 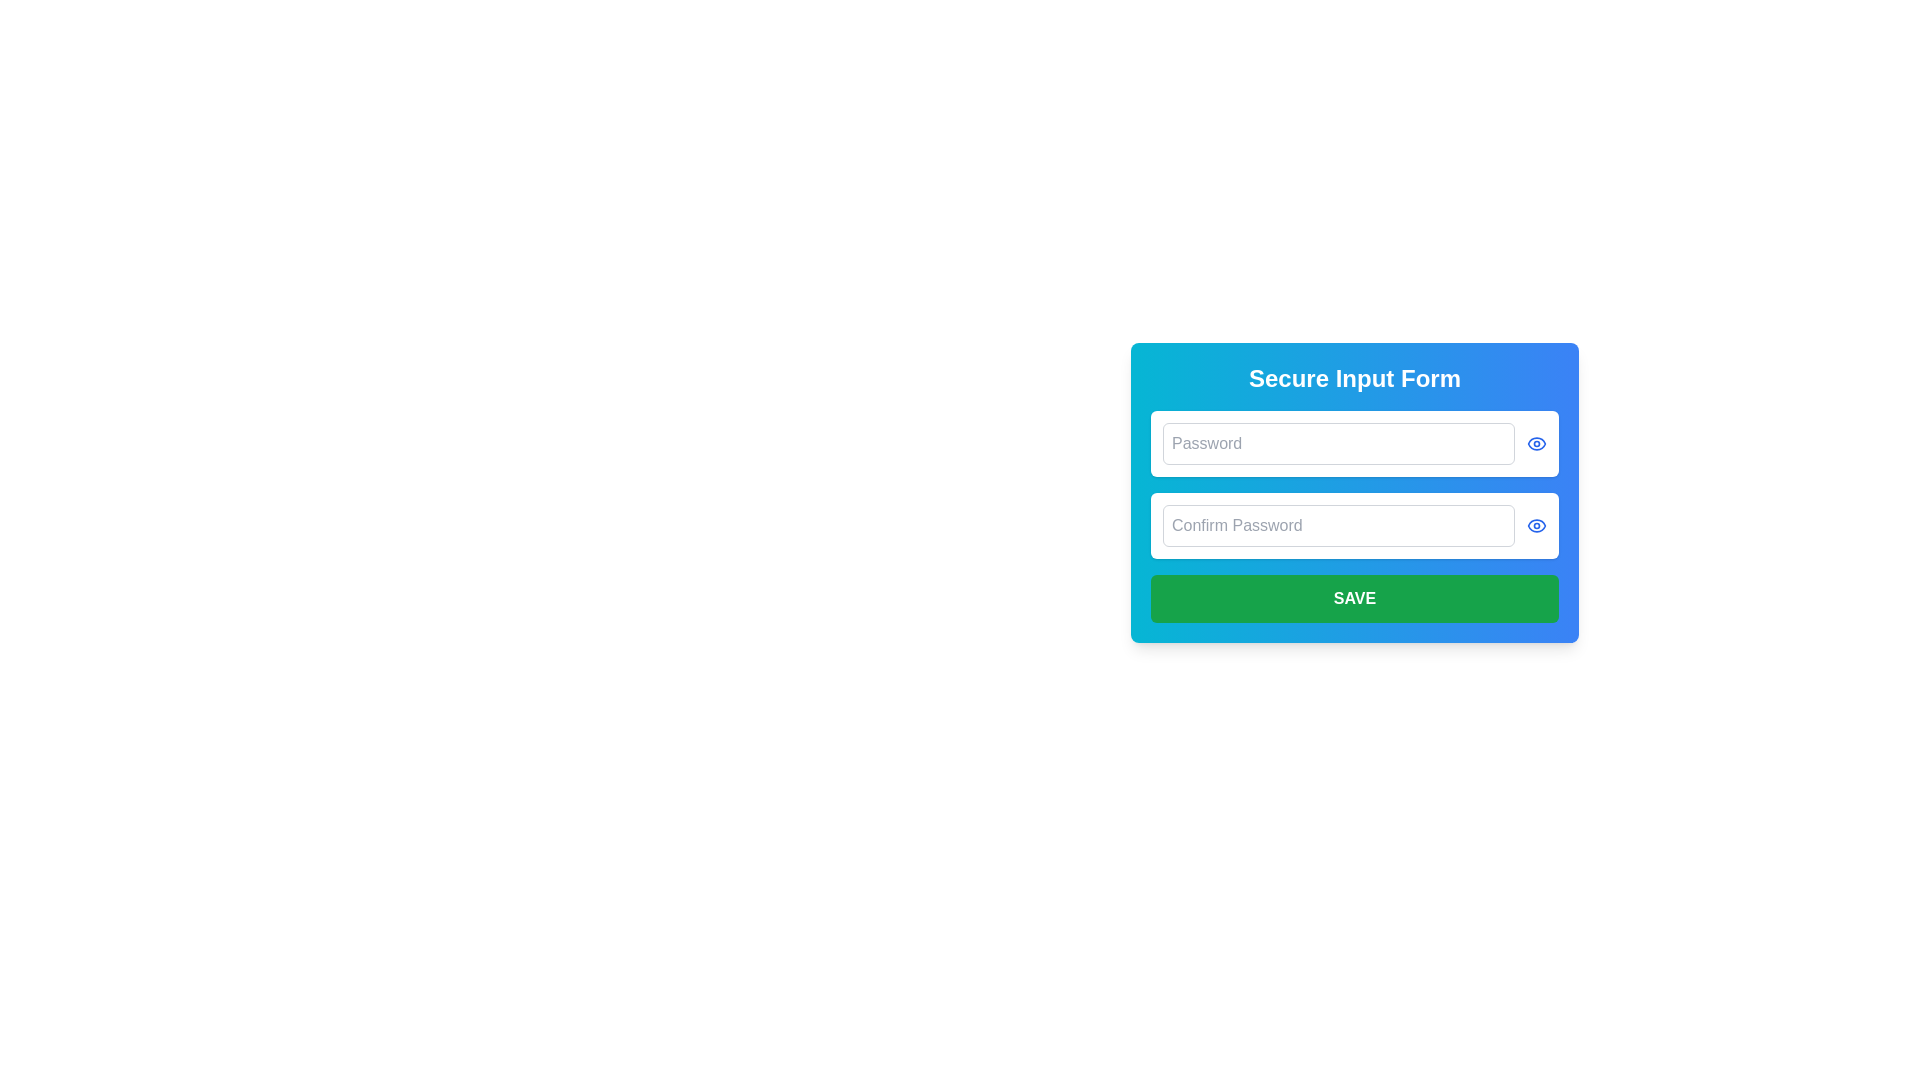 What do you see at coordinates (1535, 524) in the screenshot?
I see `the small blue eye icon button located to the right of the 'Confirm Password' input field` at bounding box center [1535, 524].